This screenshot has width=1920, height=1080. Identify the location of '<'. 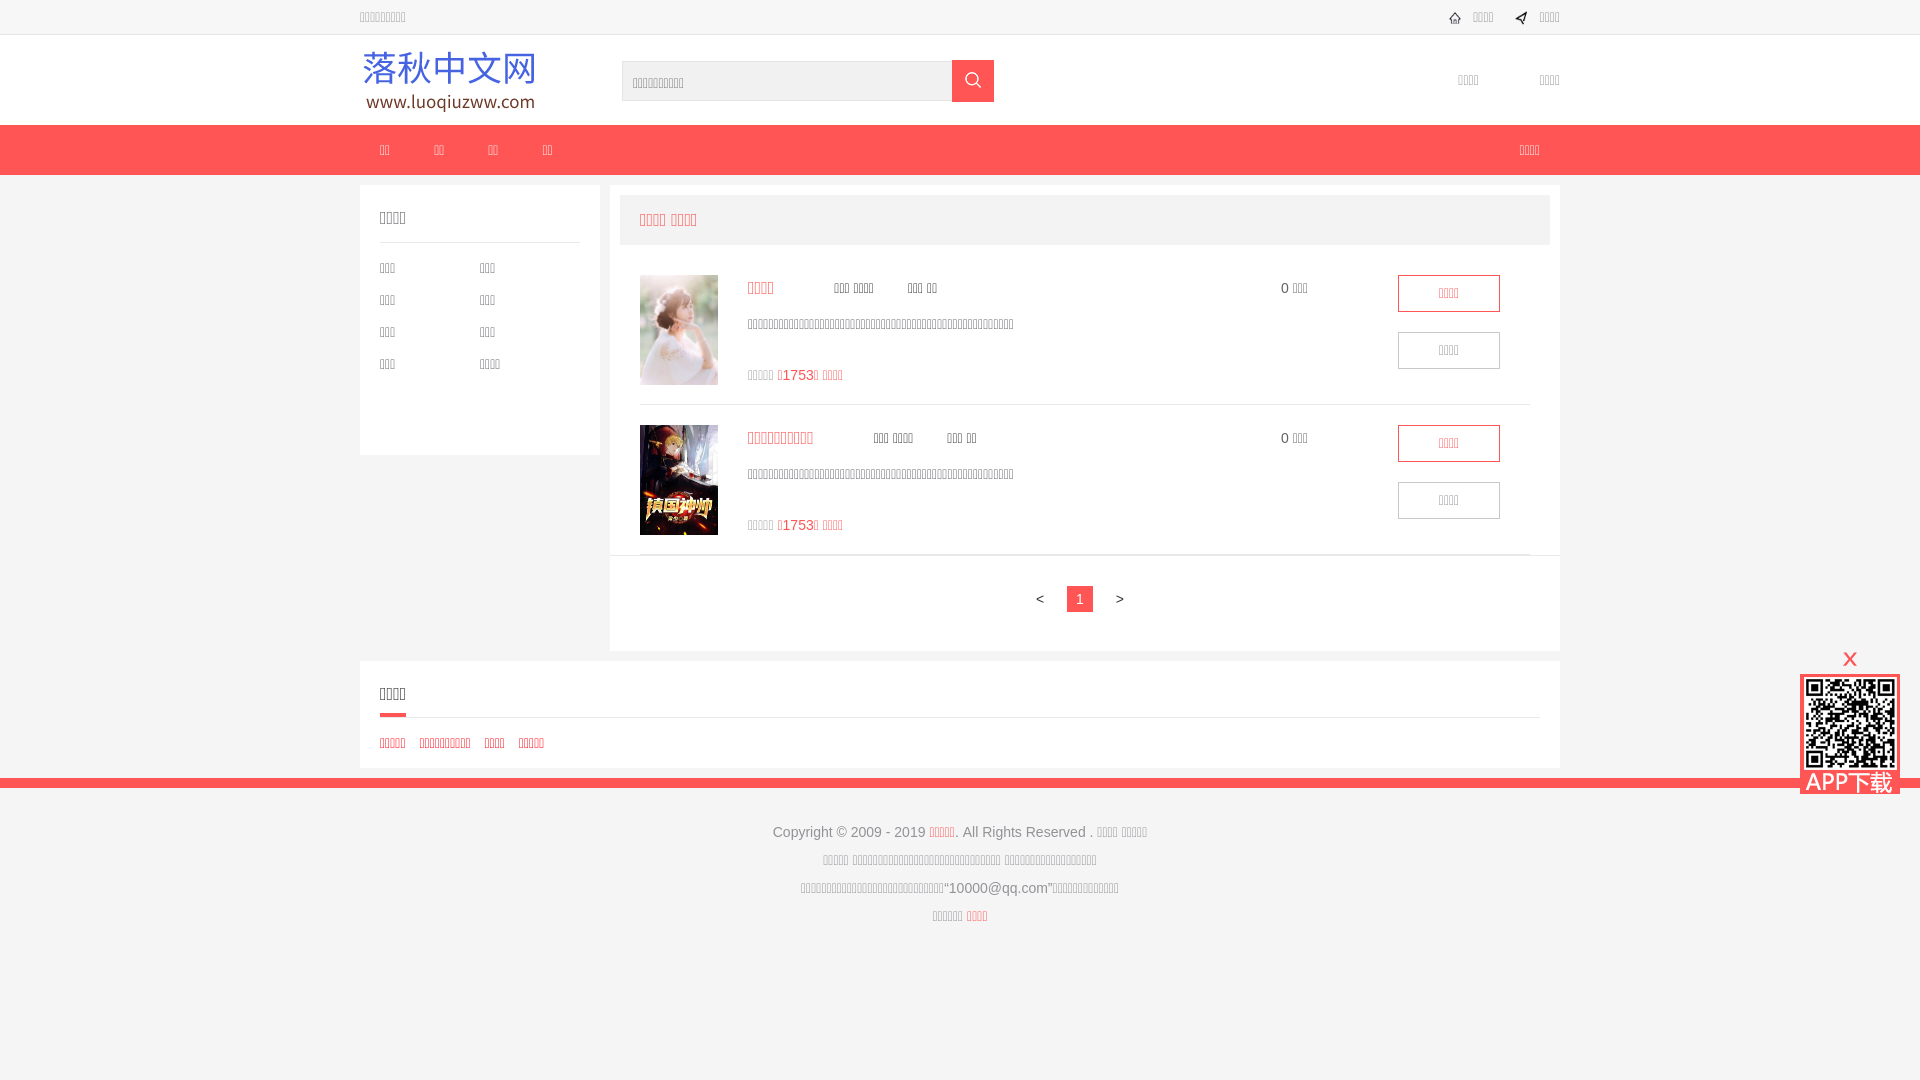
(1044, 597).